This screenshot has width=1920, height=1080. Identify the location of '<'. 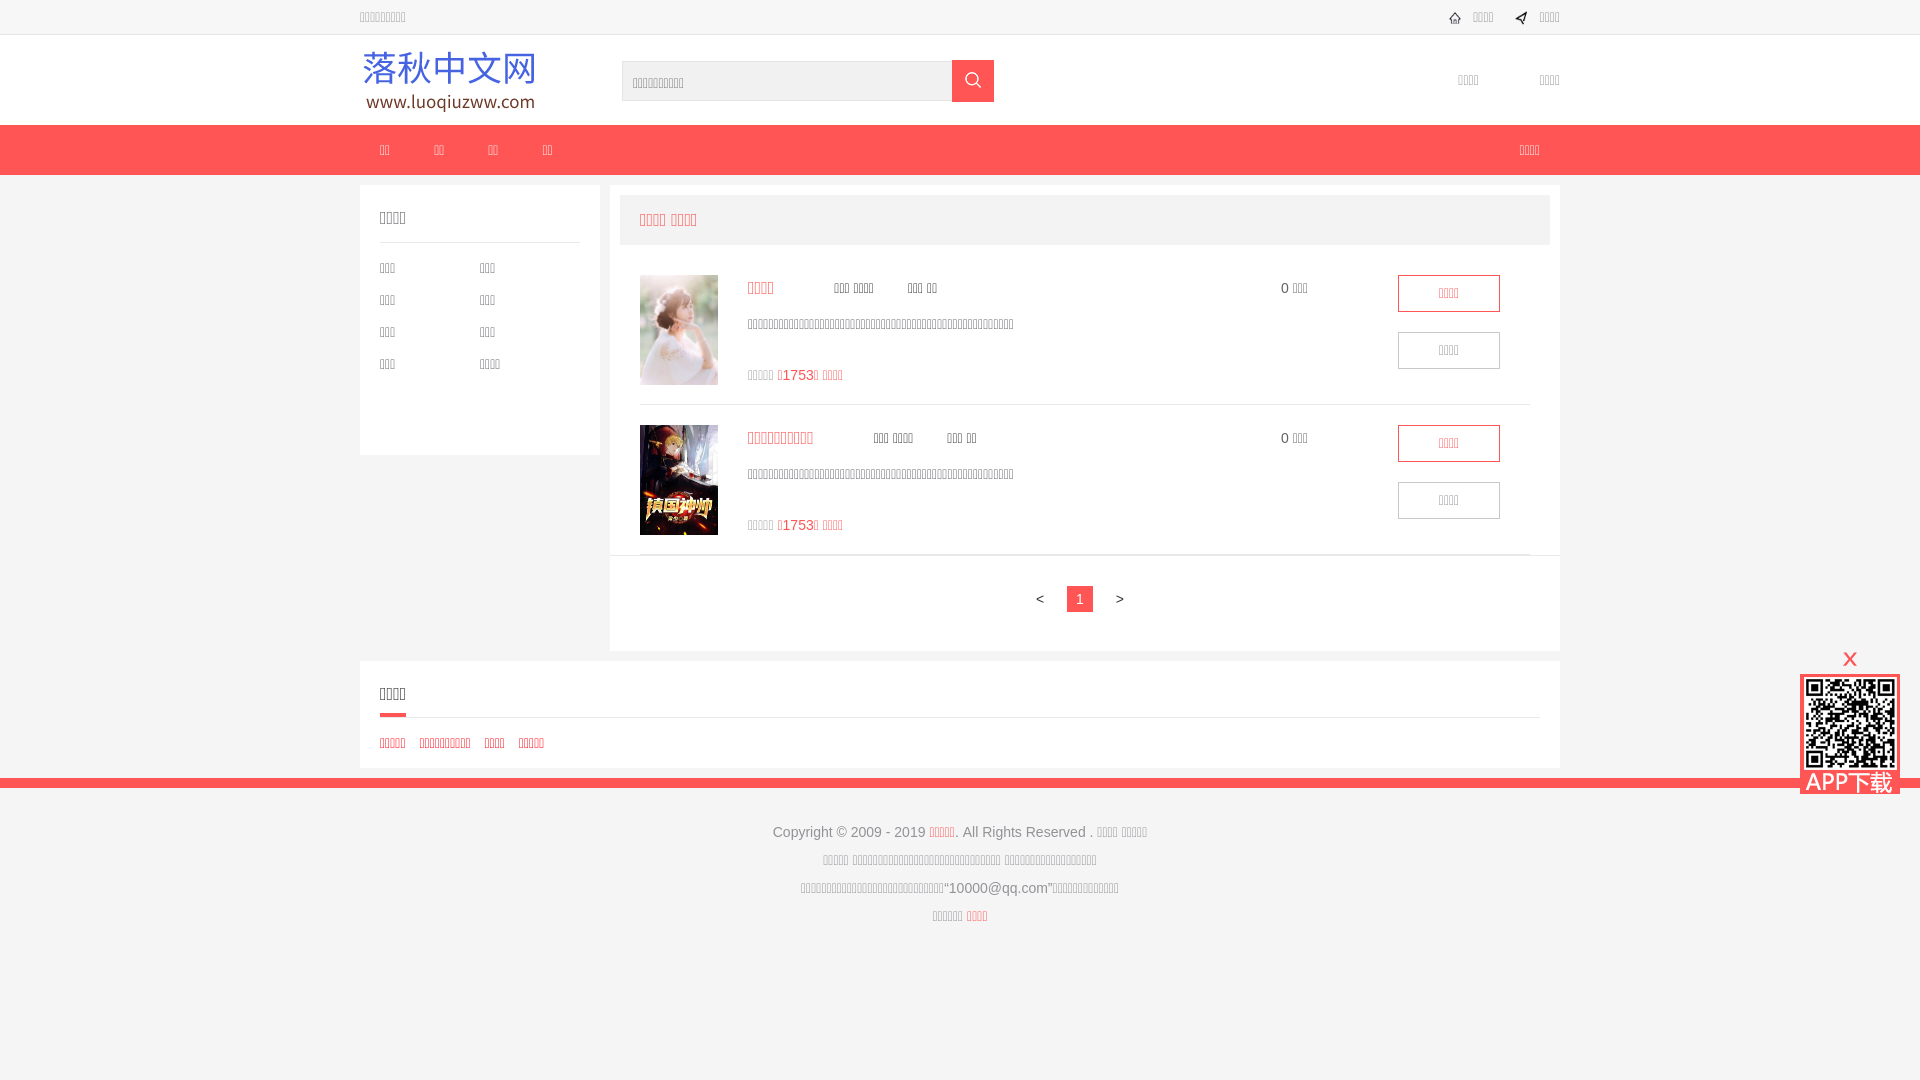
(1044, 597).